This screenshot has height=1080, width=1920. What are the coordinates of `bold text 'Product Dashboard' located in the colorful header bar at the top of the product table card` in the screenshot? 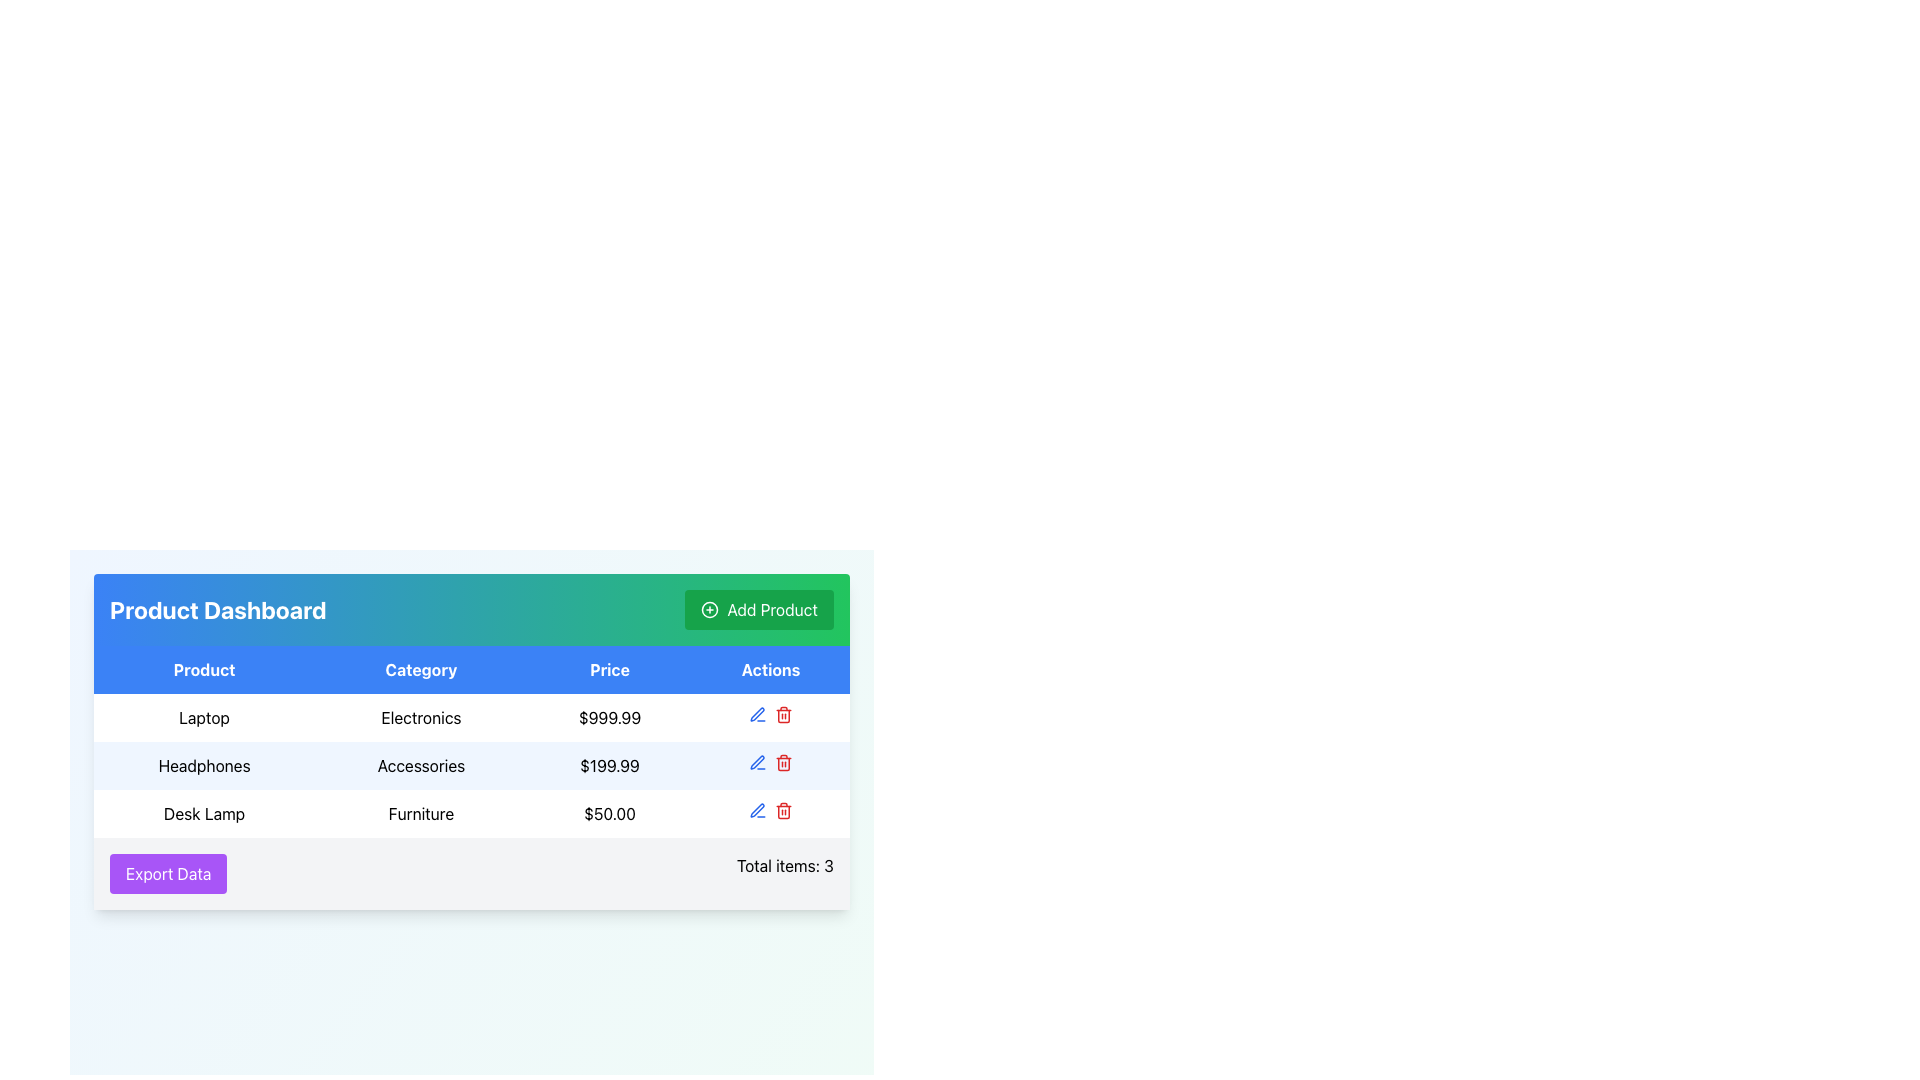 It's located at (218, 608).